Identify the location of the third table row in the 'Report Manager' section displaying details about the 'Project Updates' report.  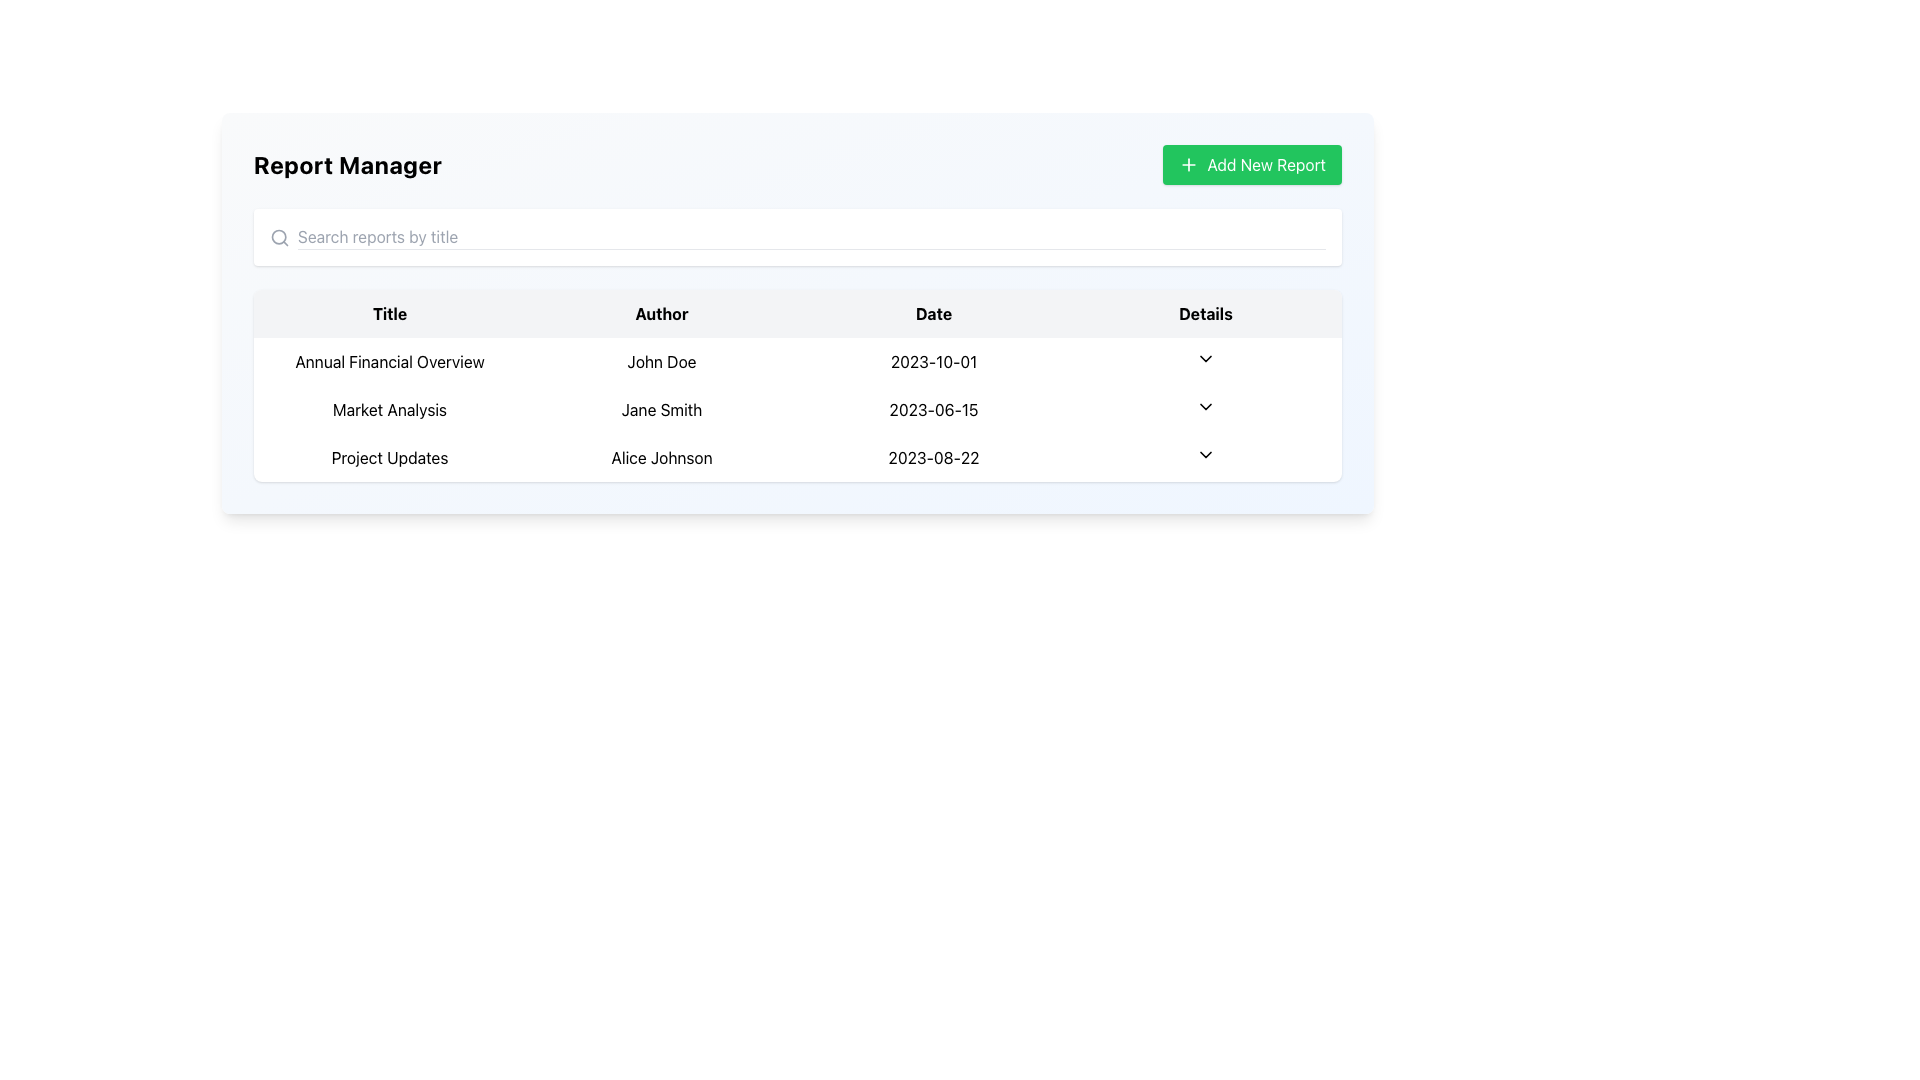
(796, 458).